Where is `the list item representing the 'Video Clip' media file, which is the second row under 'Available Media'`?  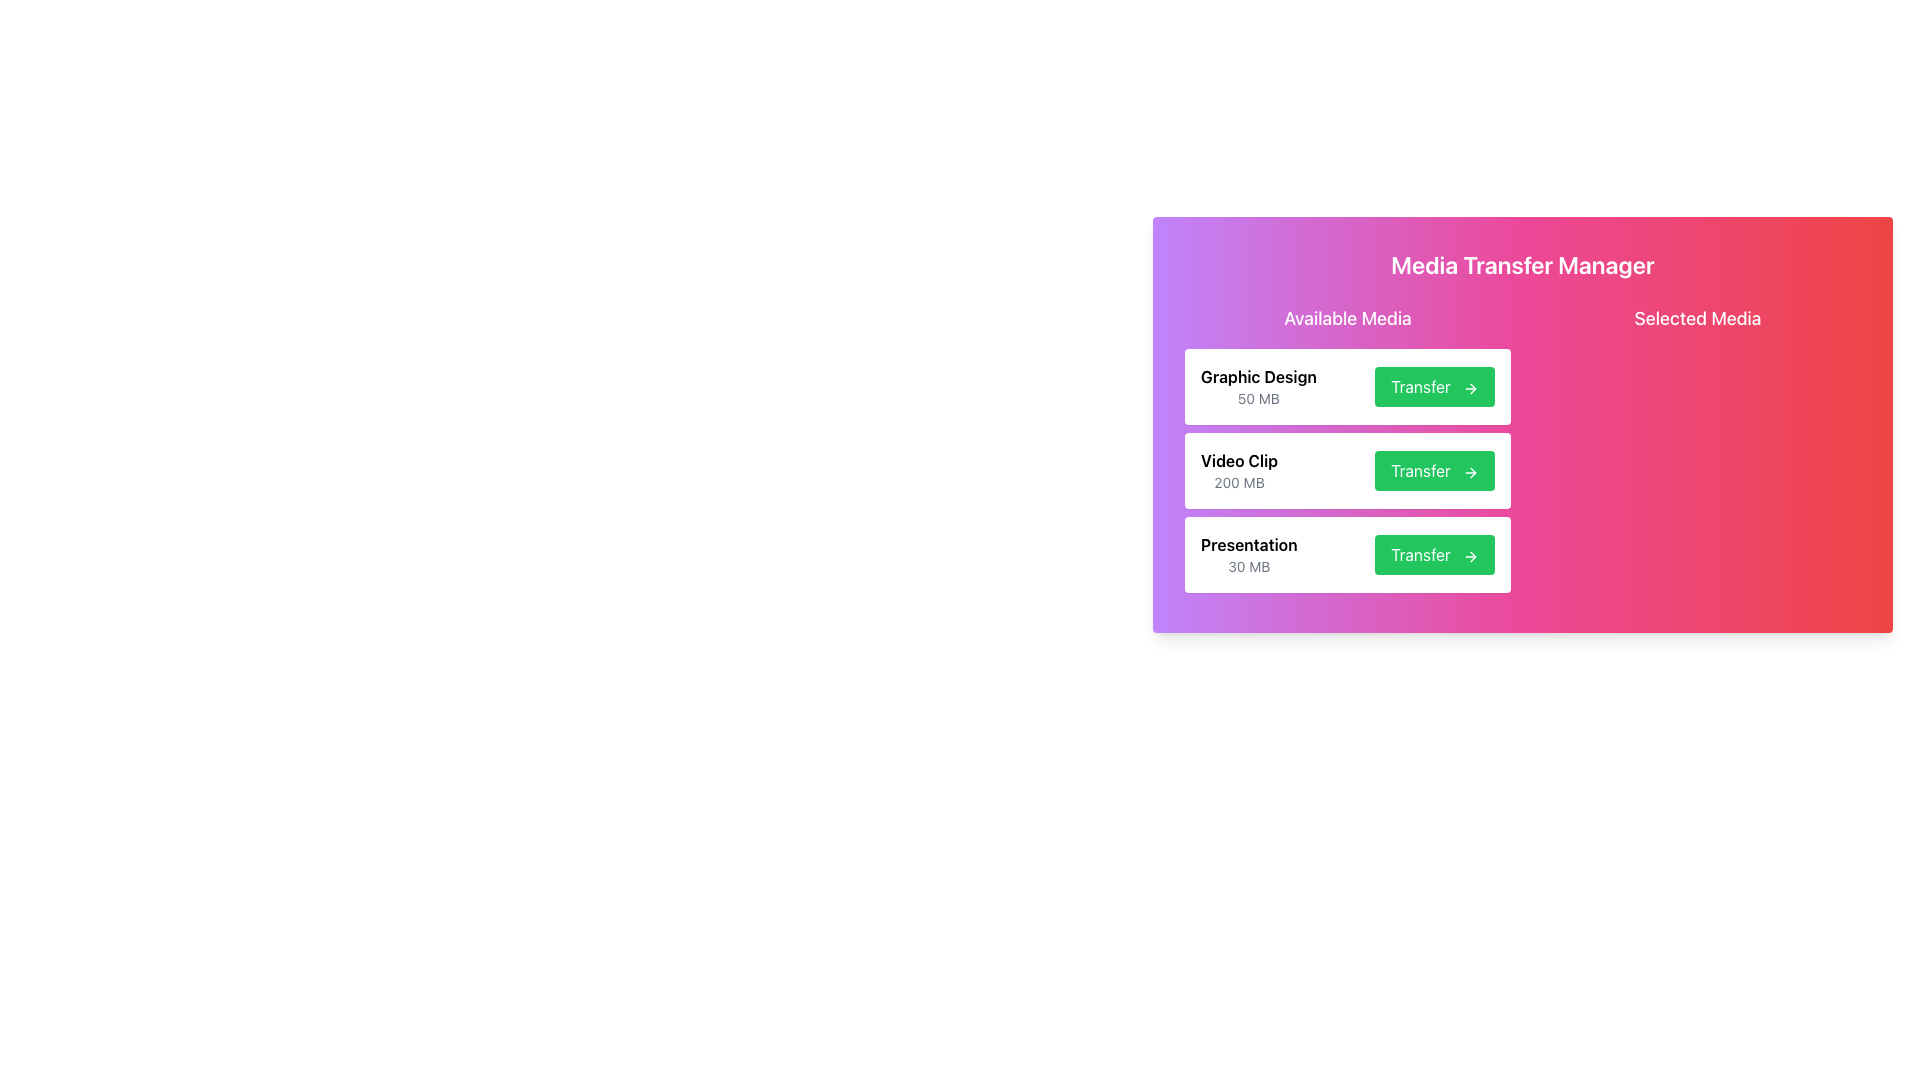 the list item representing the 'Video Clip' media file, which is the second row under 'Available Media' is located at coordinates (1348, 470).